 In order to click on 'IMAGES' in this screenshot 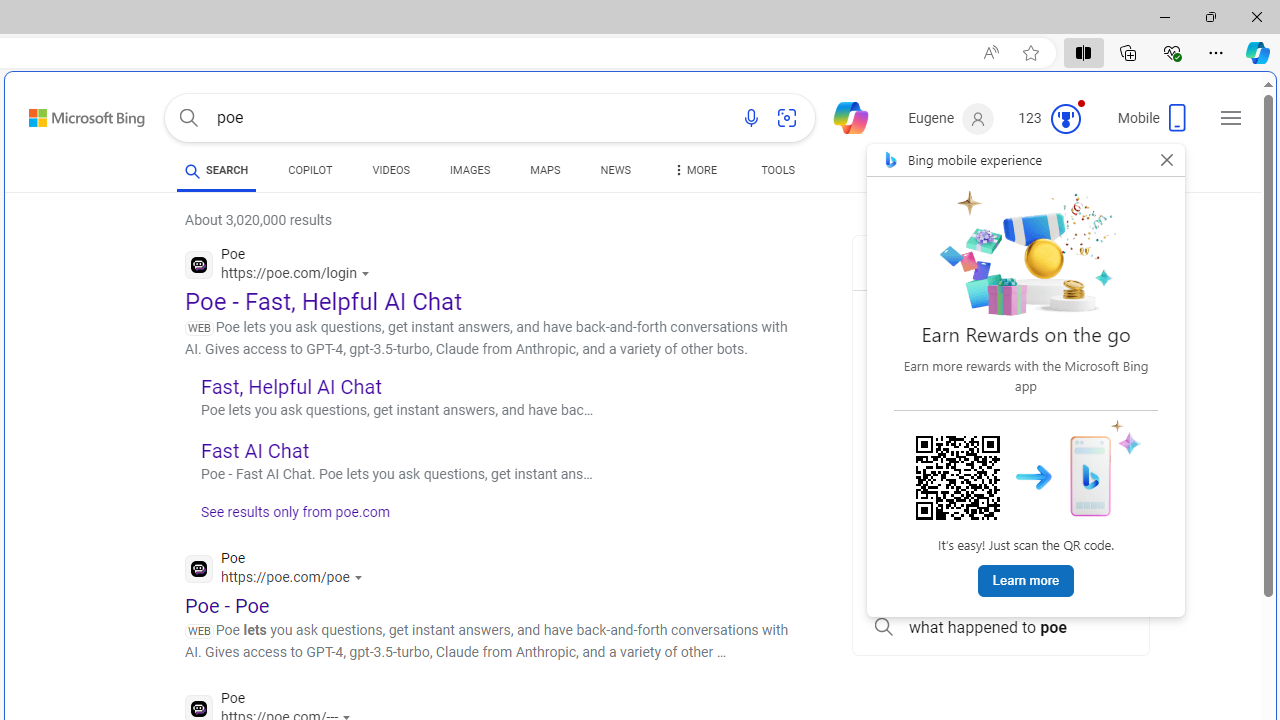, I will do `click(469, 172)`.